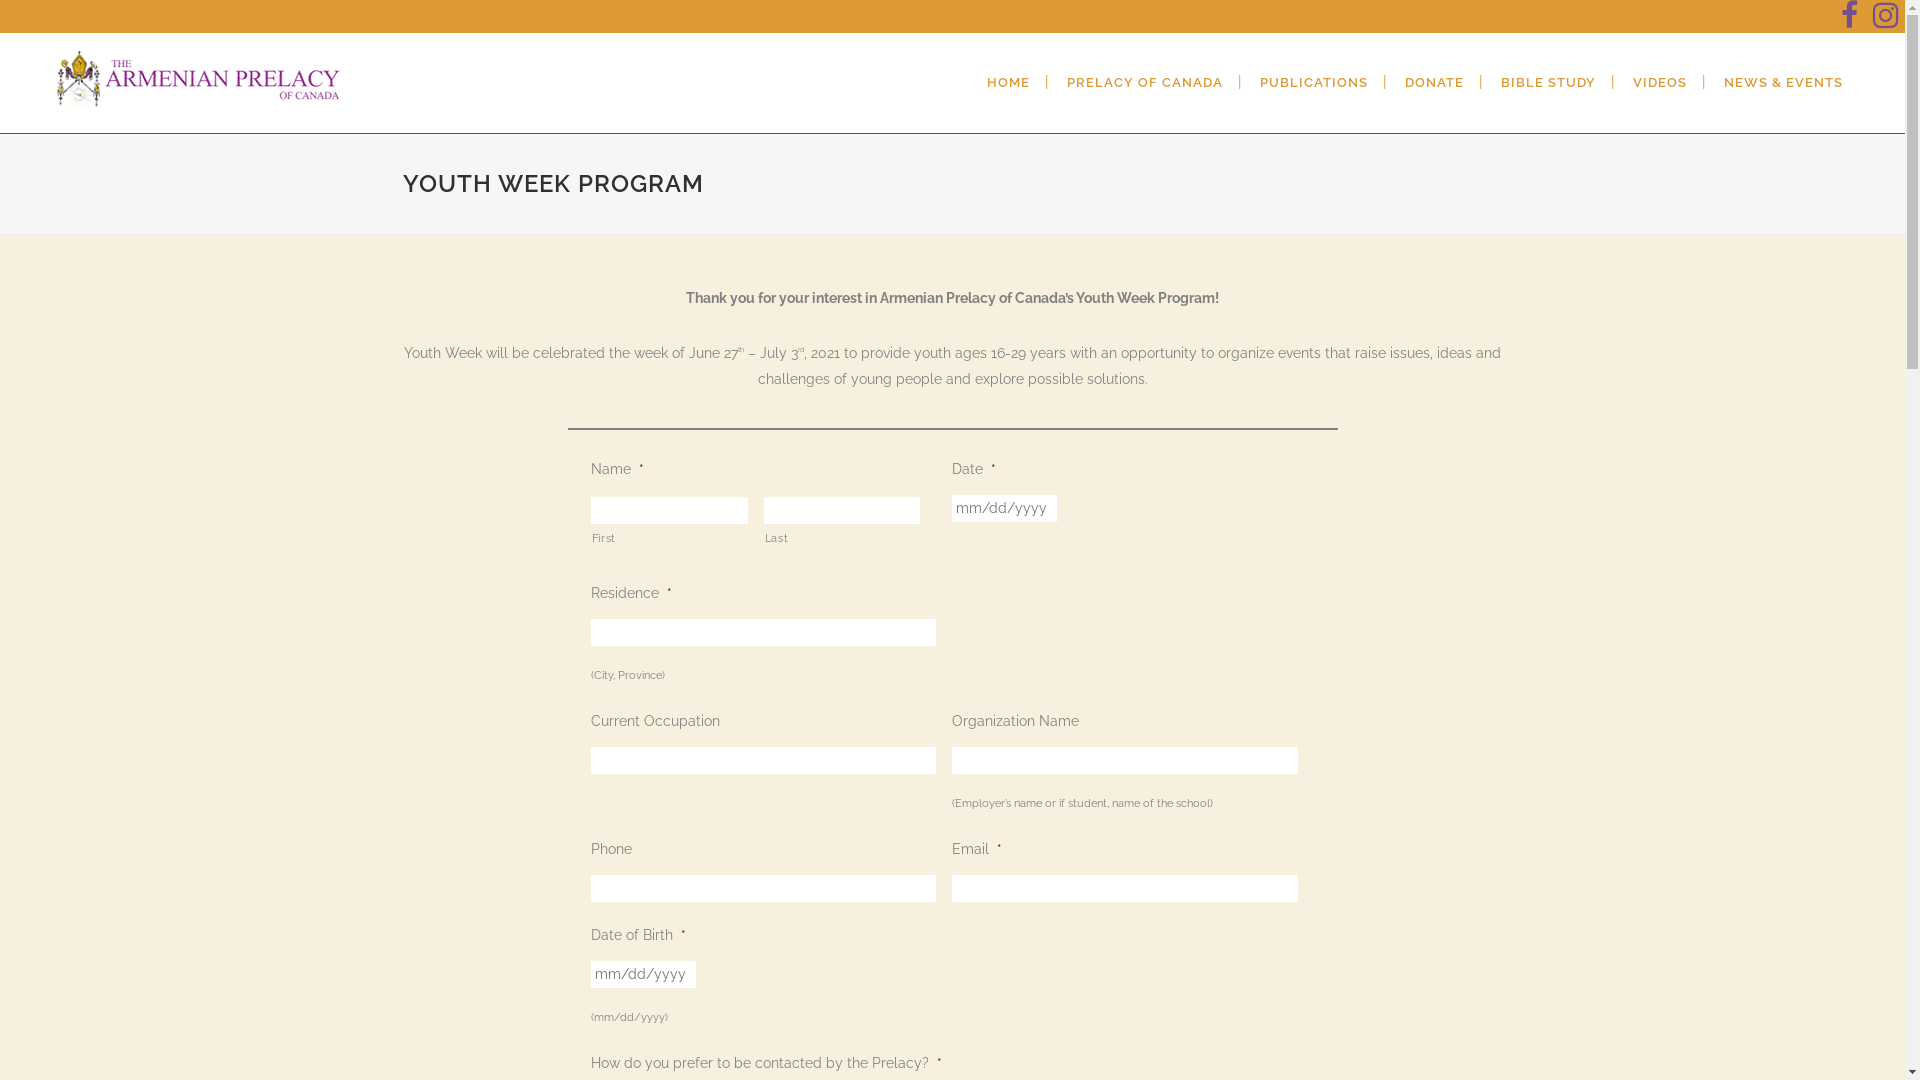 Image resolution: width=1920 pixels, height=1080 pixels. I want to click on 'DONATE', so click(1433, 82).